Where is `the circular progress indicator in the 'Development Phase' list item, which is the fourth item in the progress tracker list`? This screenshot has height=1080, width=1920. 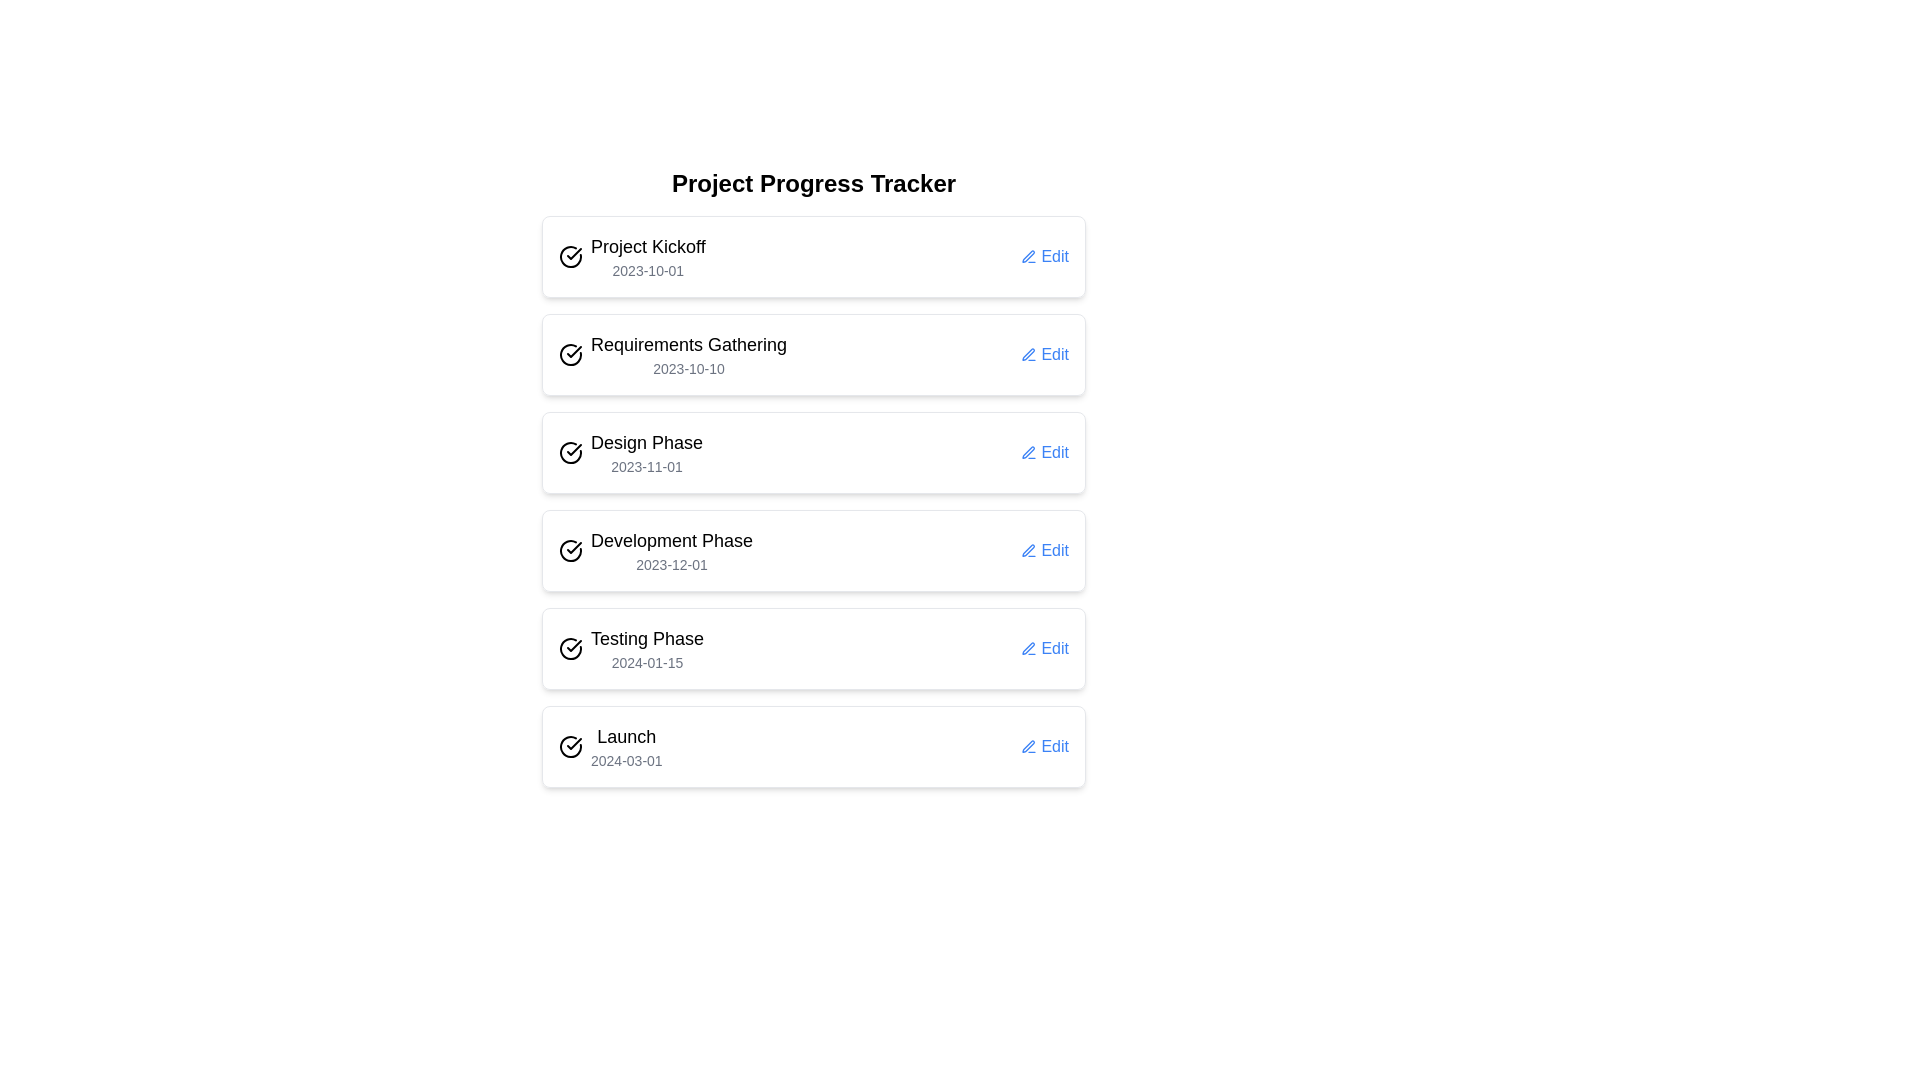
the circular progress indicator in the 'Development Phase' list item, which is the fourth item in the progress tracker list is located at coordinates (570, 551).